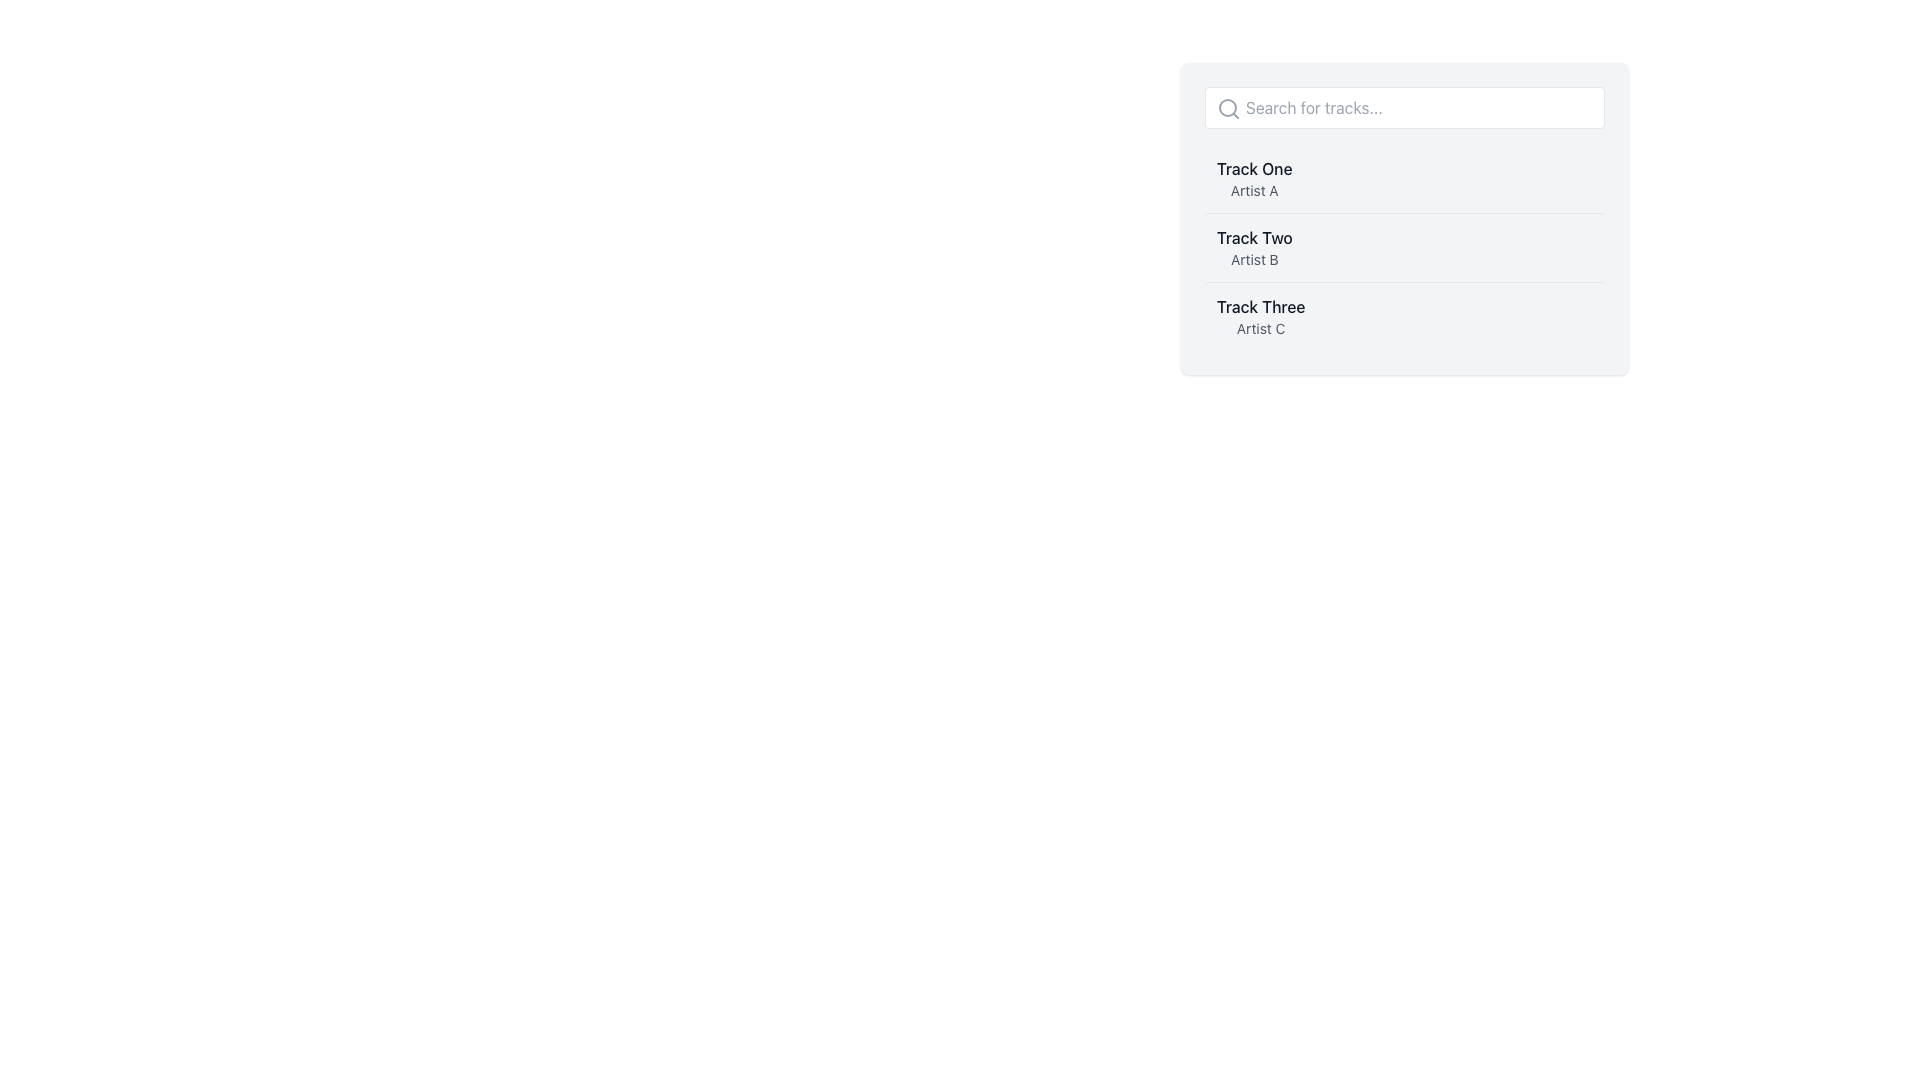 The width and height of the screenshot is (1920, 1080). I want to click on the text label displaying 'Track One', so click(1253, 168).